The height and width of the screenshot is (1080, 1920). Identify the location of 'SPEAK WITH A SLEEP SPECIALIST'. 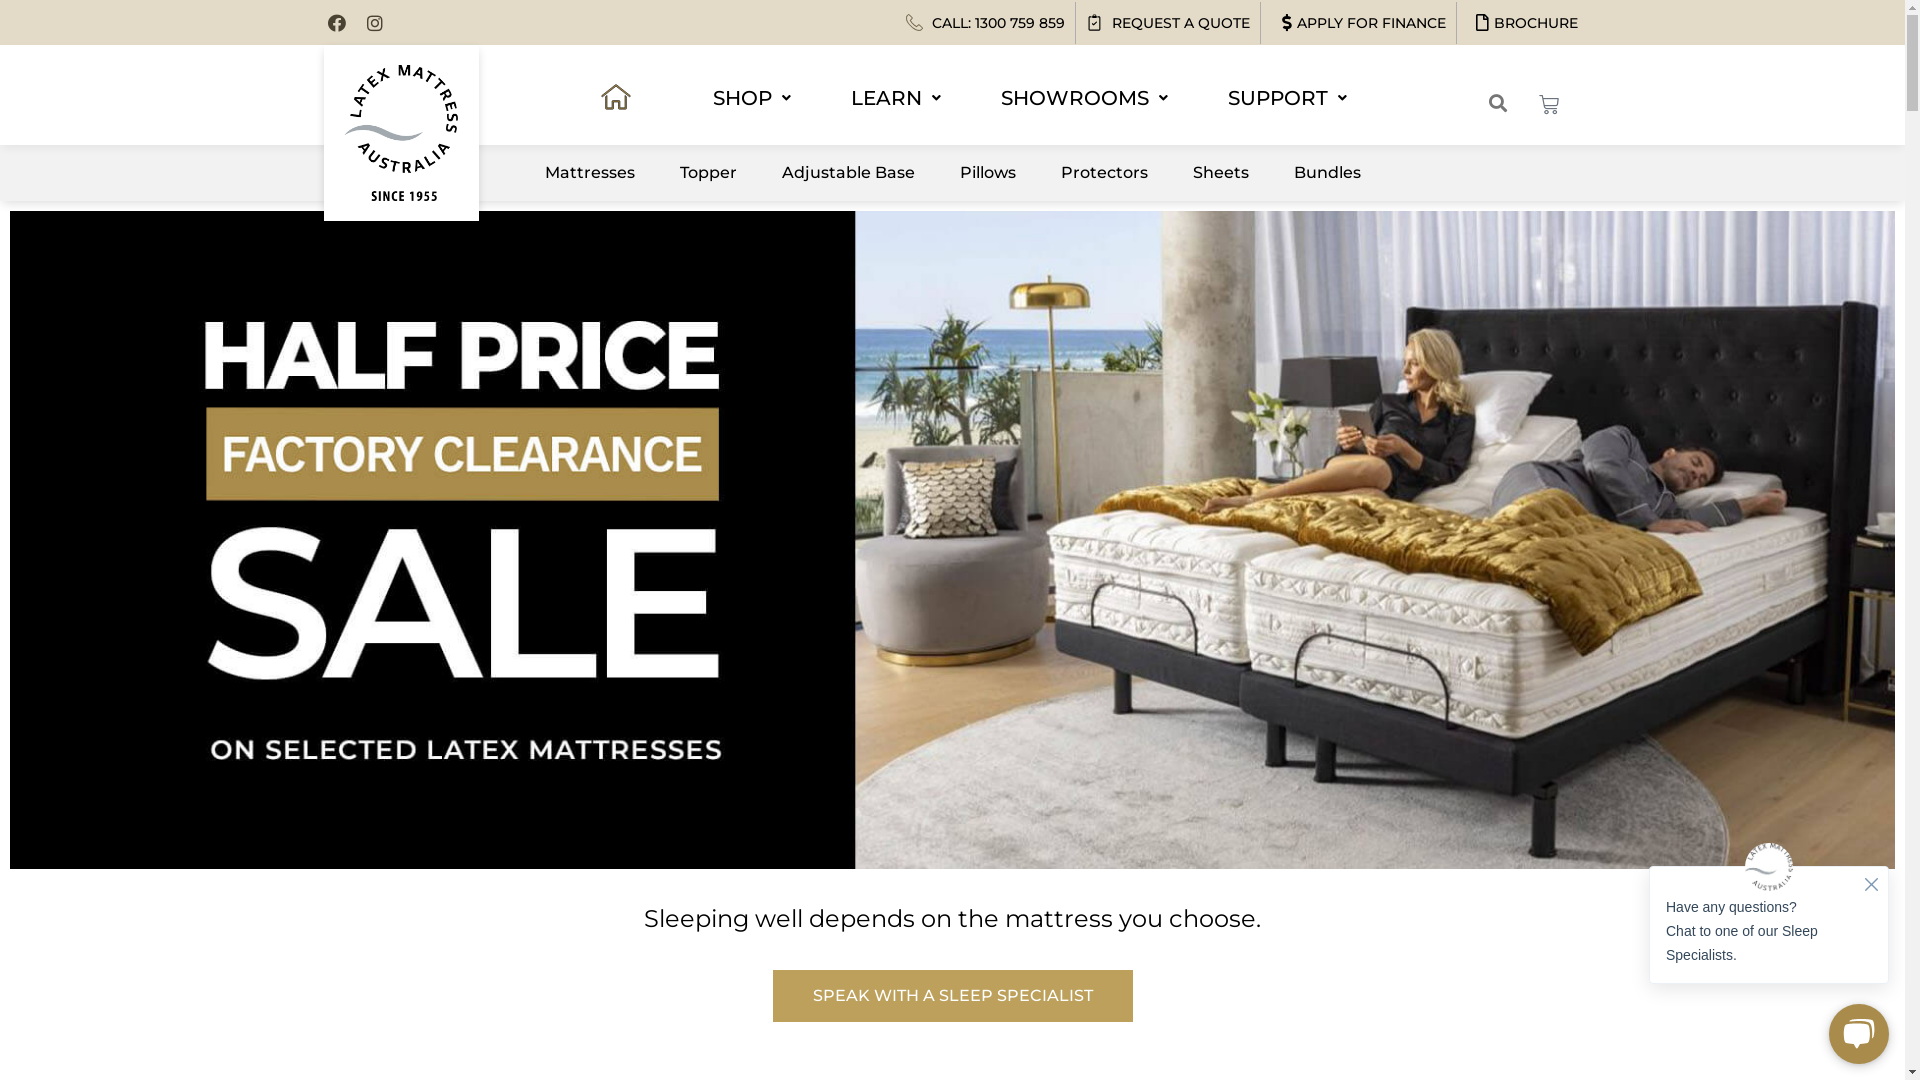
(950, 995).